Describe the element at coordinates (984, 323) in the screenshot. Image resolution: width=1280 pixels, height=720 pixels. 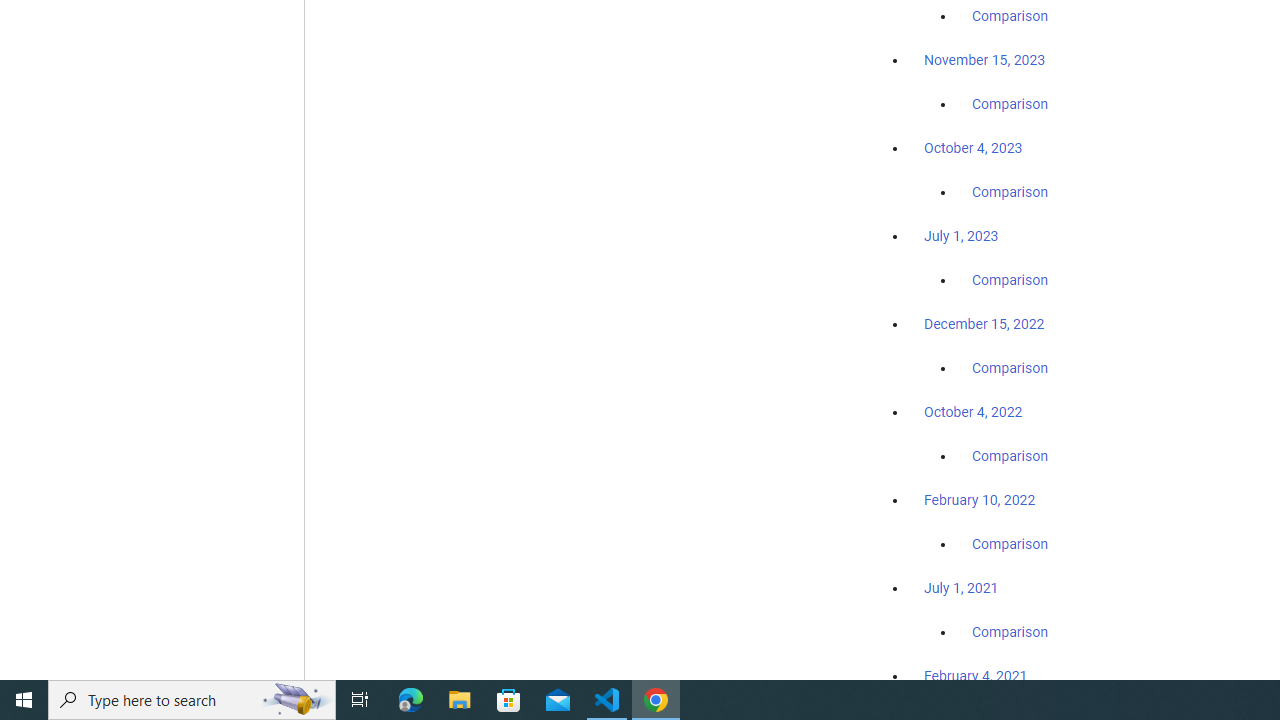
I see `'December 15, 2022'` at that location.